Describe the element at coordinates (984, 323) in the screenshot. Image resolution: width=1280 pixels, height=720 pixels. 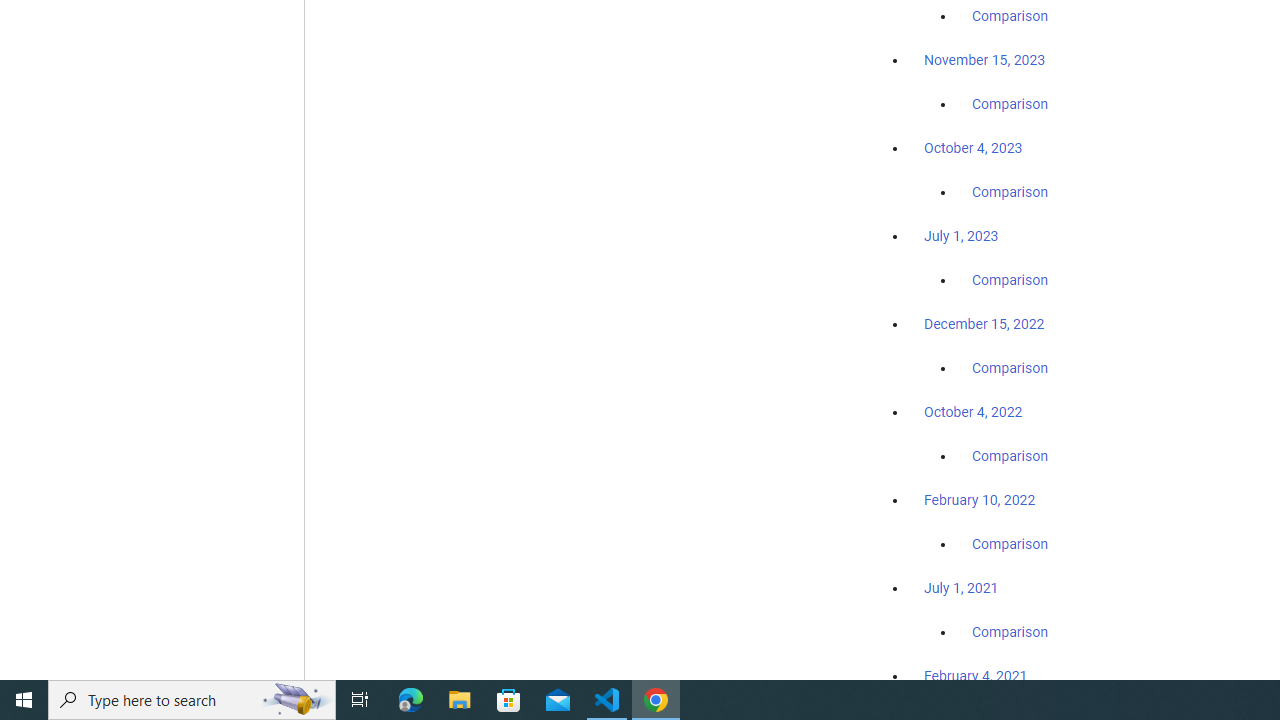
I see `'December 15, 2022'` at that location.